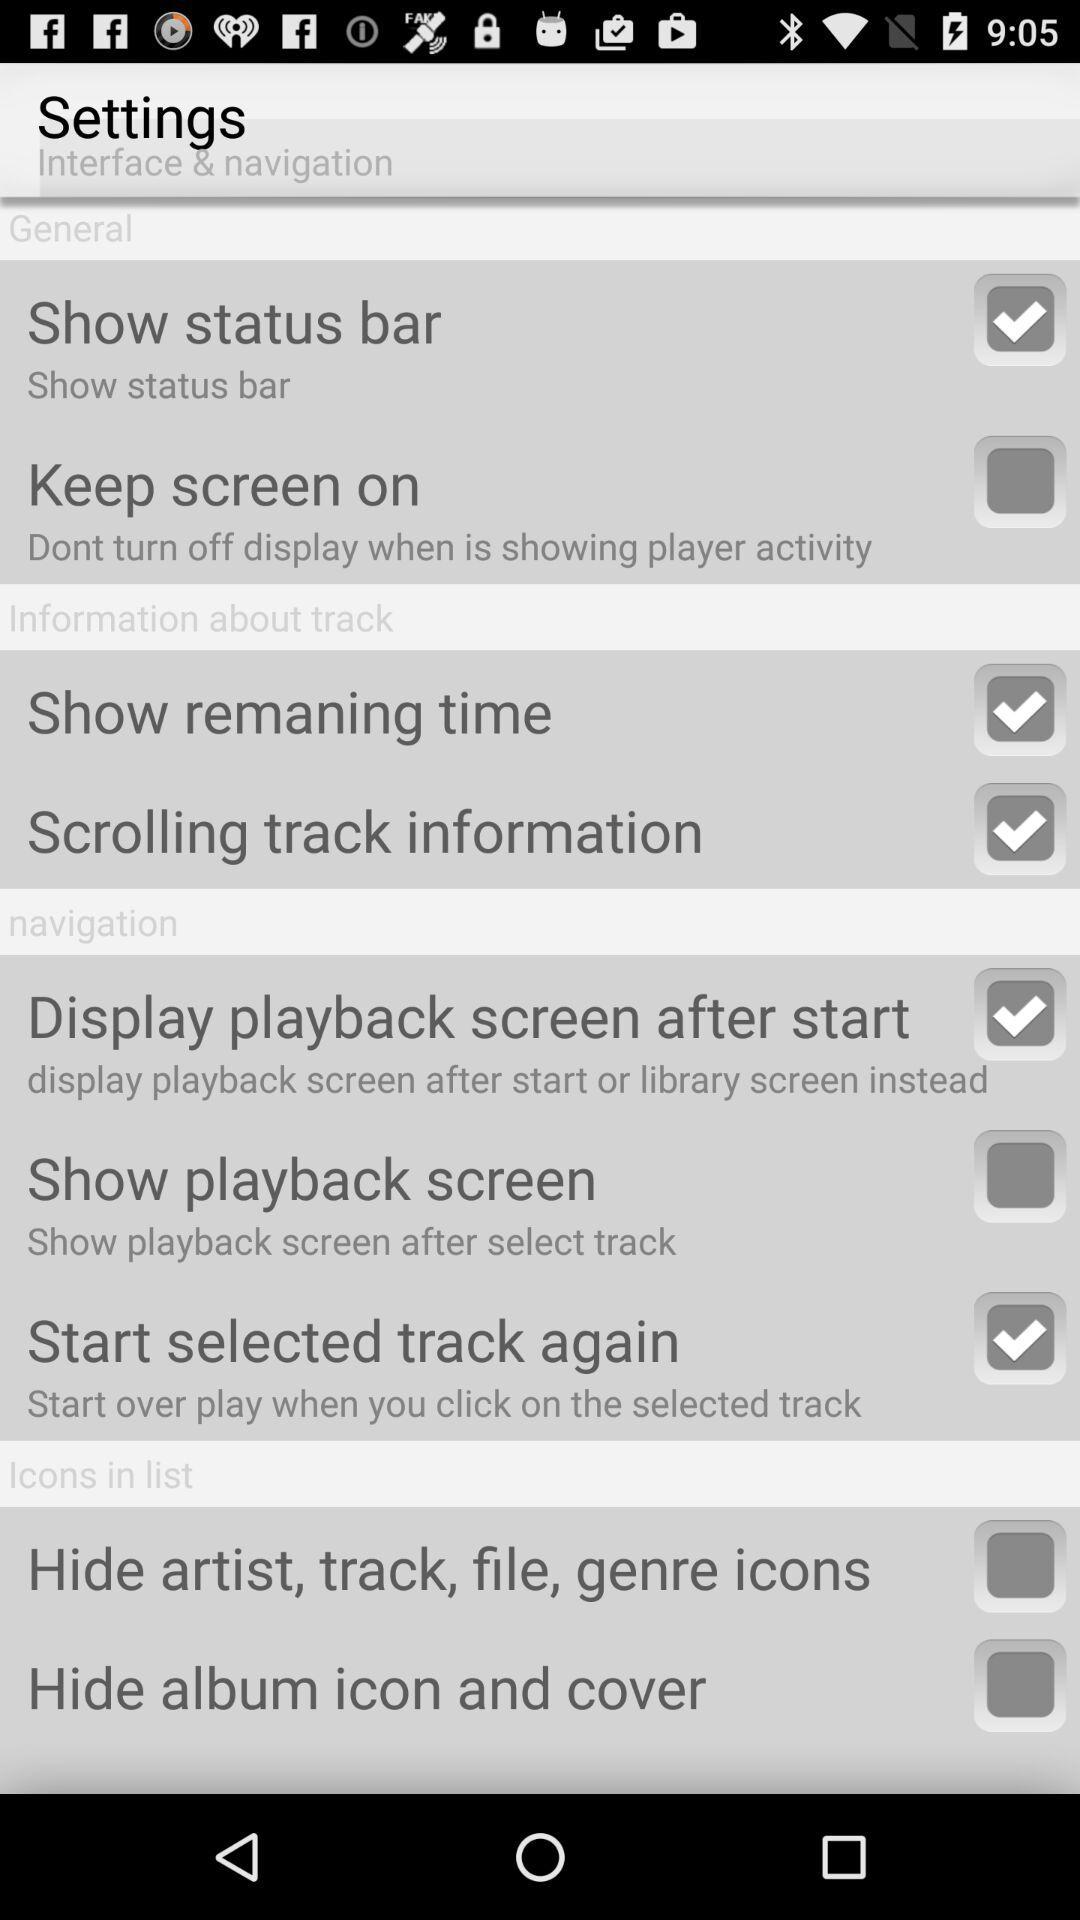  What do you see at coordinates (1020, 709) in the screenshot?
I see `enable show remaining time feature` at bounding box center [1020, 709].